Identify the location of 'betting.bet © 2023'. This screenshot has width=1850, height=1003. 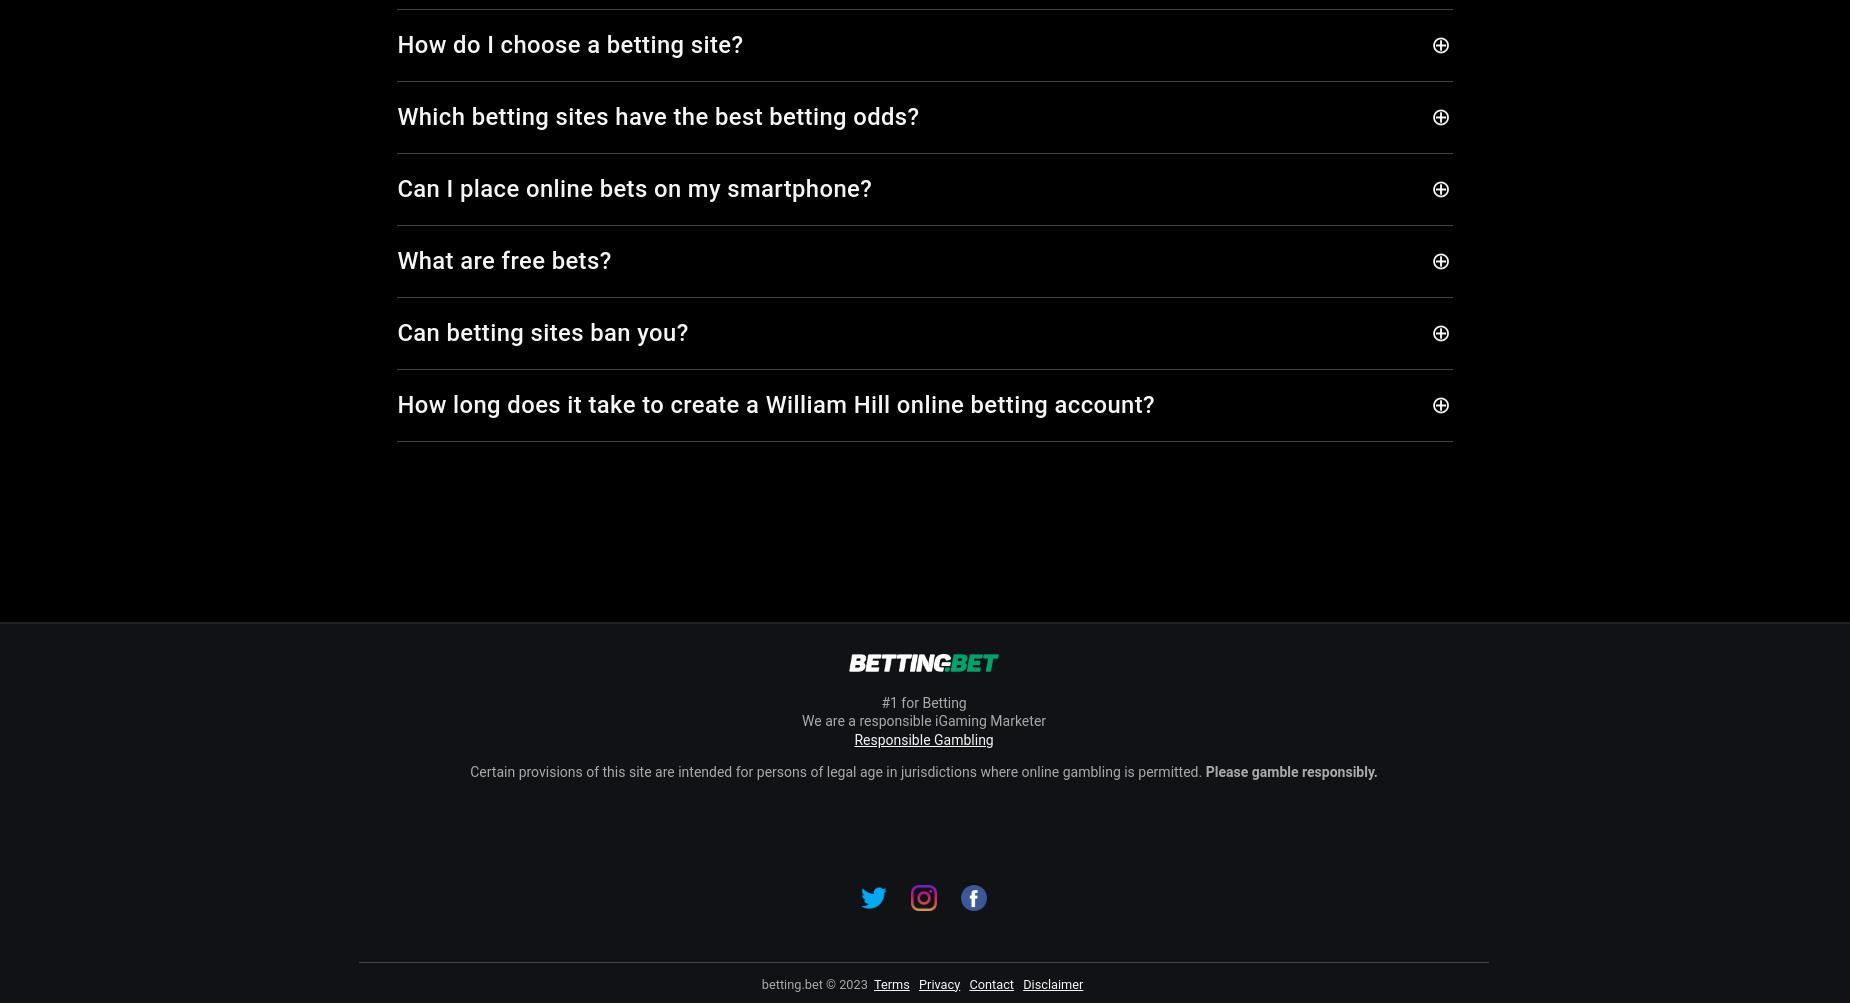
(816, 982).